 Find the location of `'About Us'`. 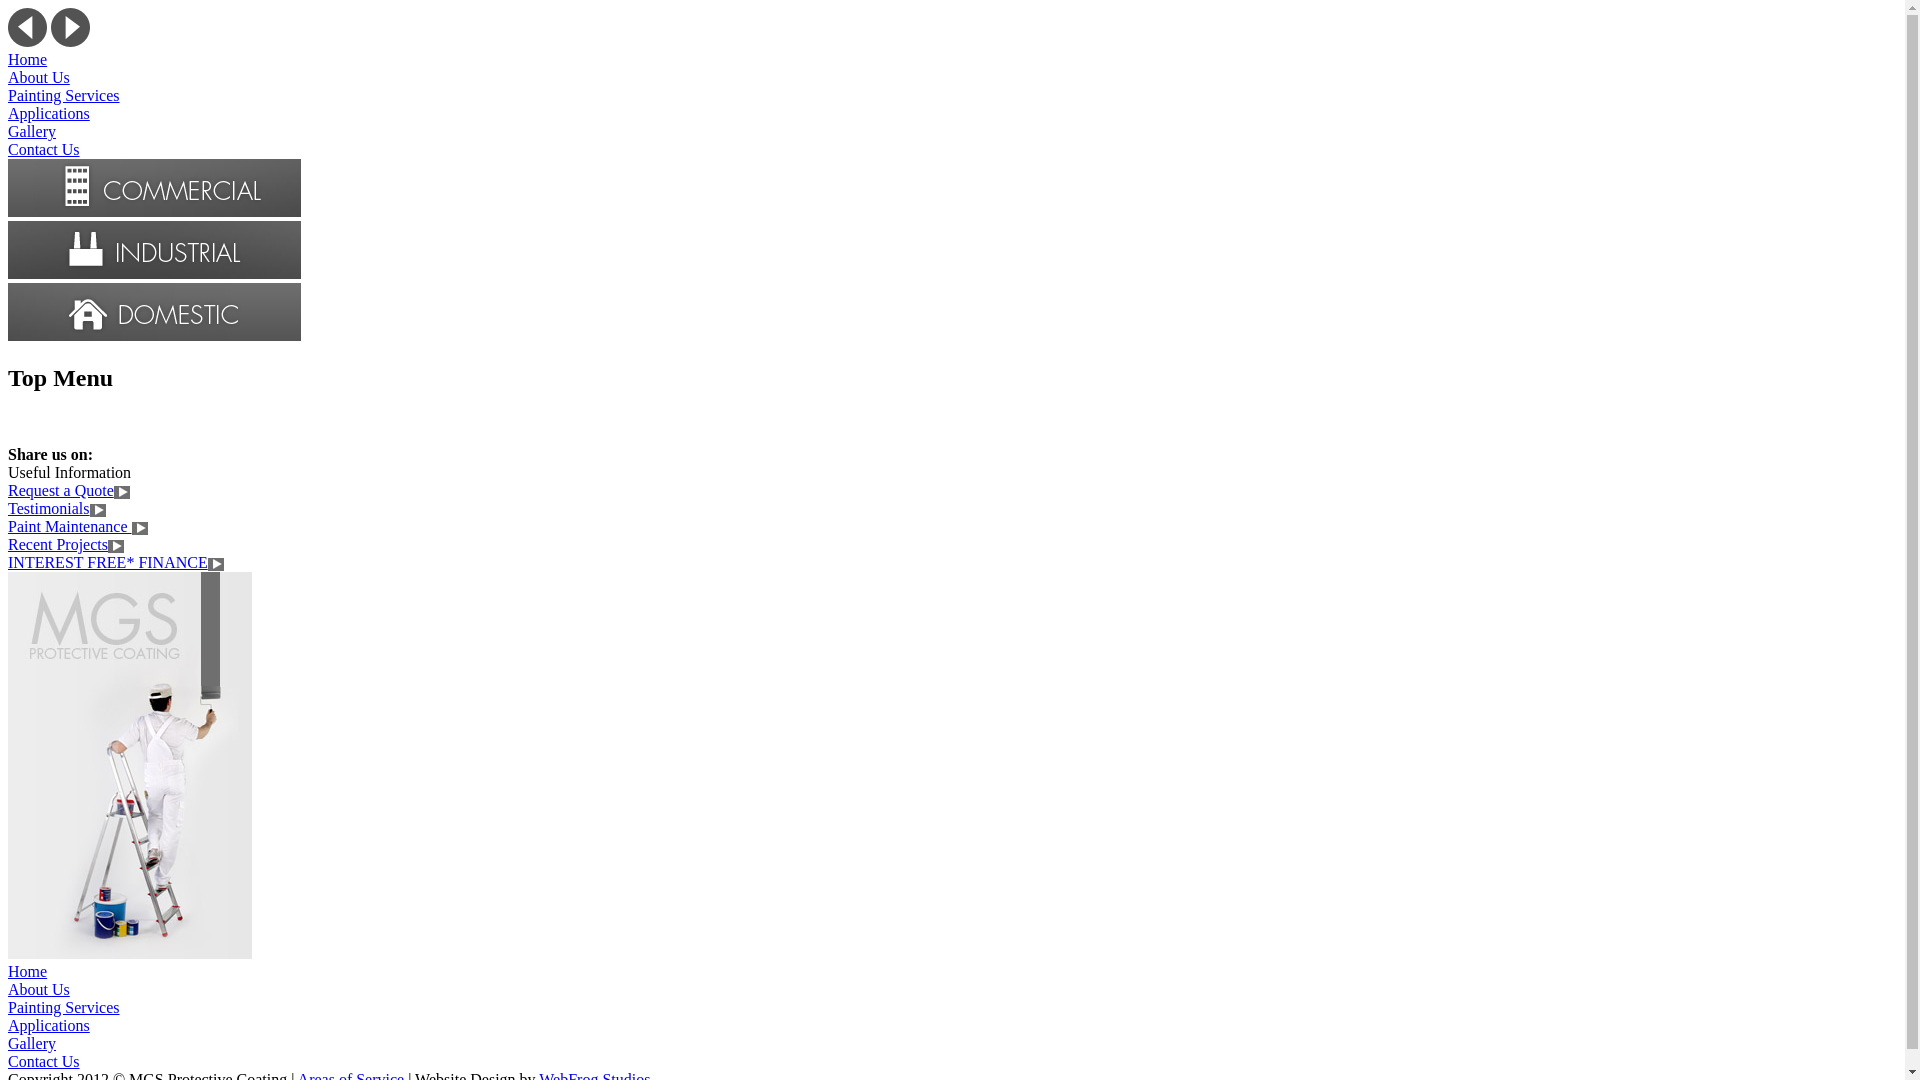

'About Us' is located at coordinates (38, 76).